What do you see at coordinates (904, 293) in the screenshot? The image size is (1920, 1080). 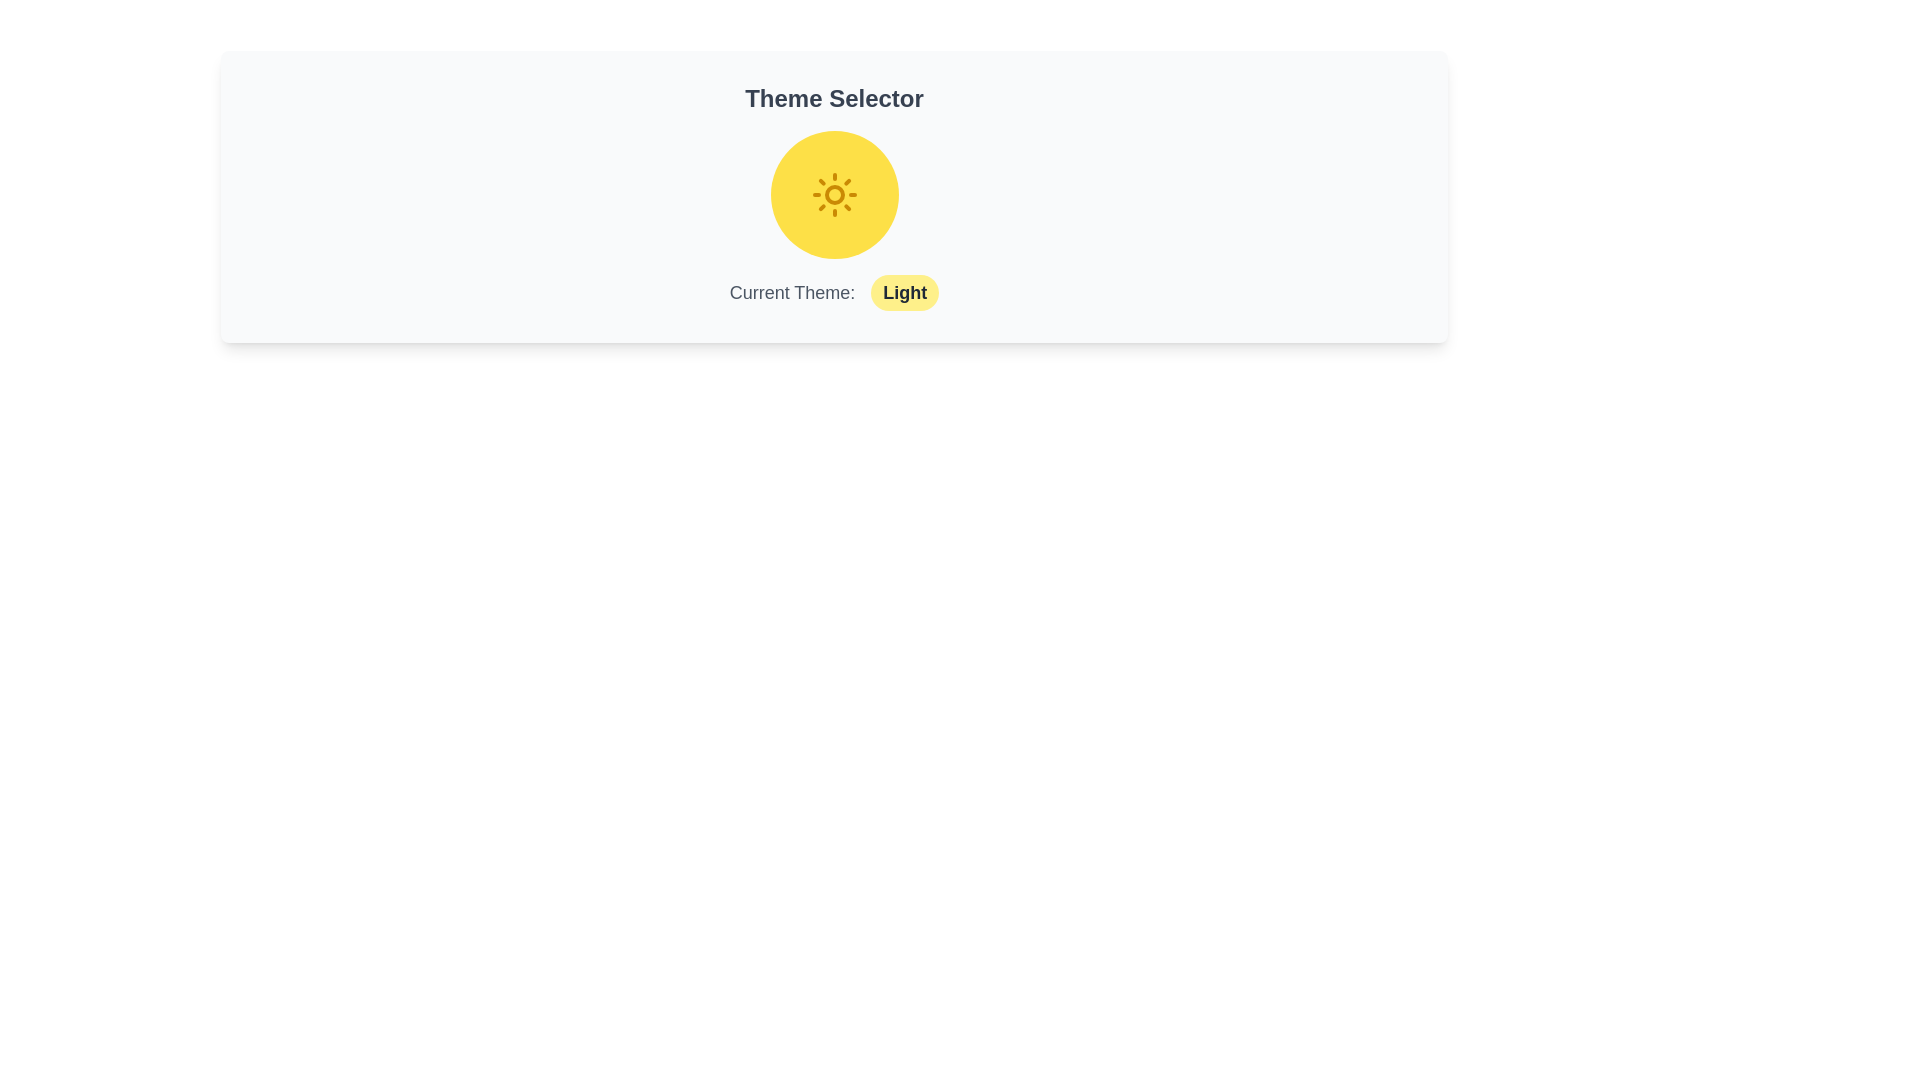 I see `the pill-like label with the text 'Light', which has a yellow background and is located to the right of 'Current Theme:' under the 'Theme Selector' section` at bounding box center [904, 293].